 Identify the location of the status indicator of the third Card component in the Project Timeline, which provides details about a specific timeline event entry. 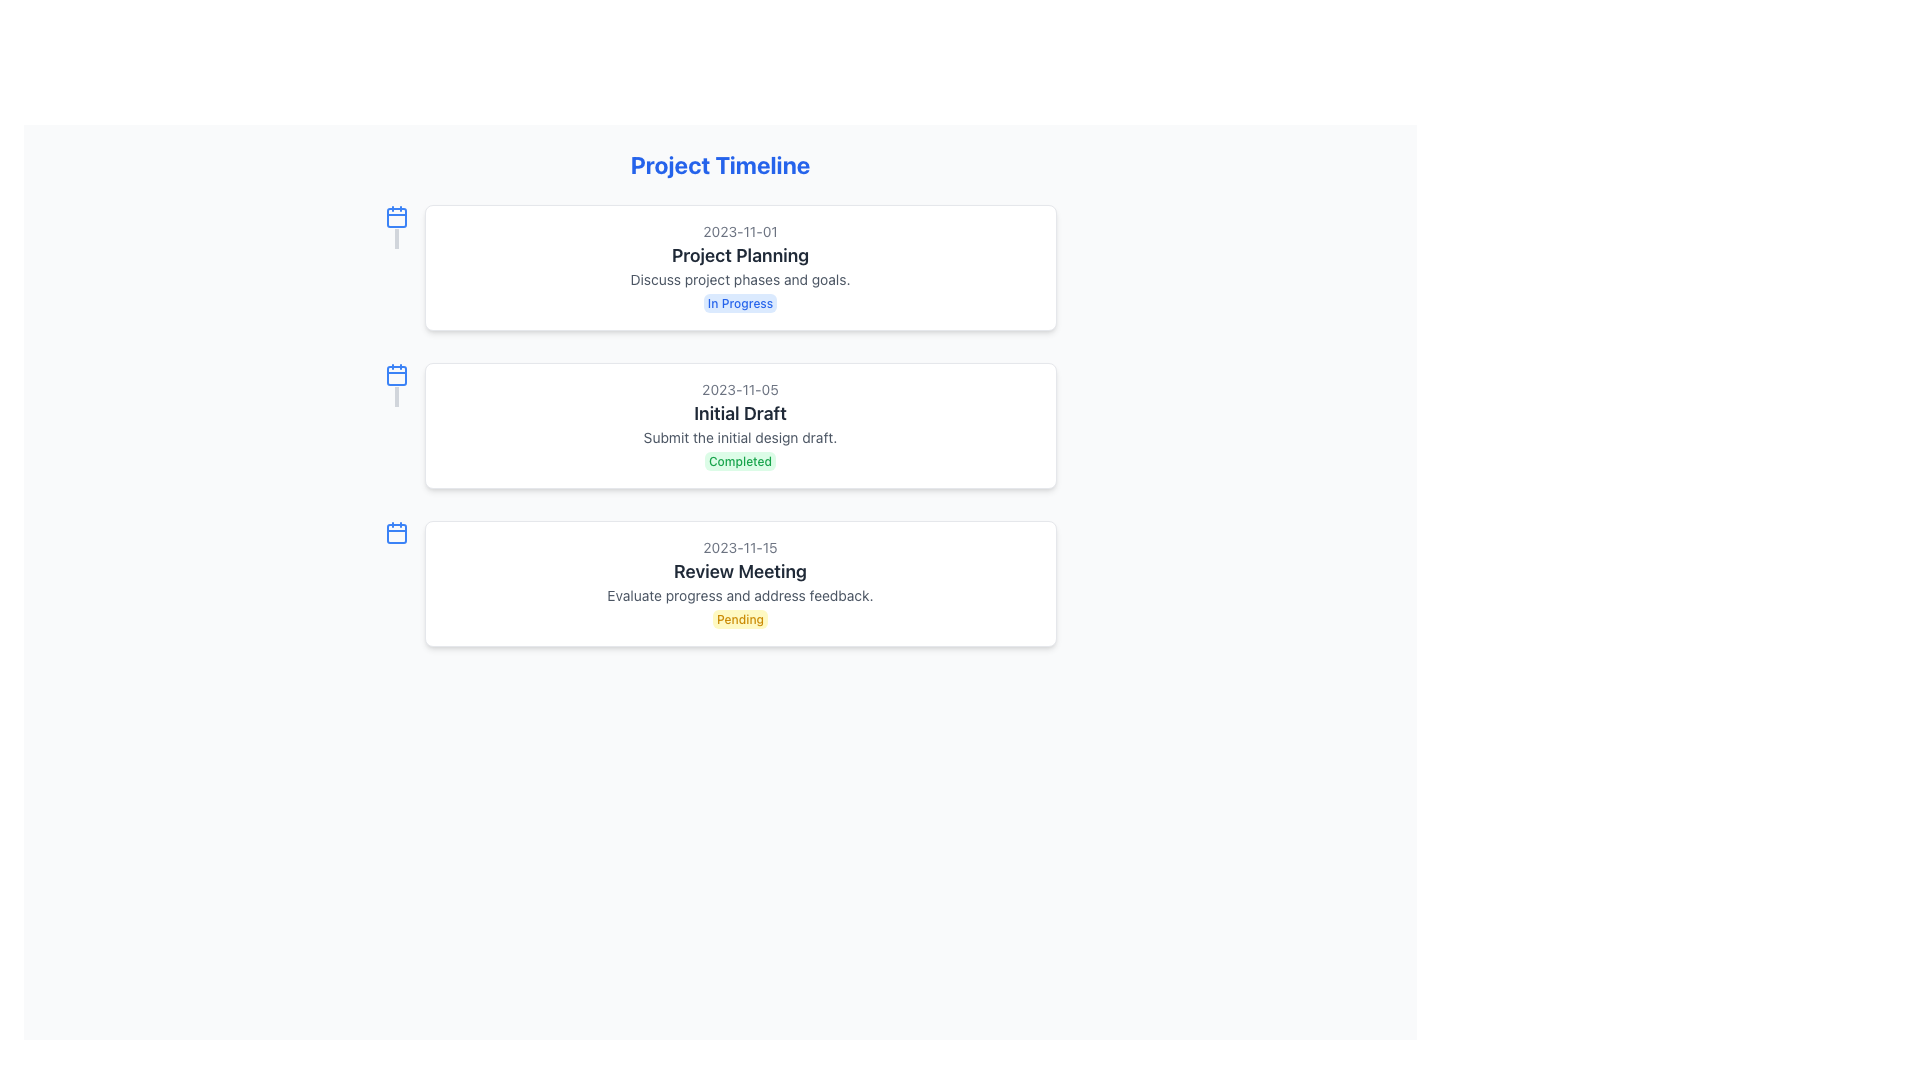
(720, 583).